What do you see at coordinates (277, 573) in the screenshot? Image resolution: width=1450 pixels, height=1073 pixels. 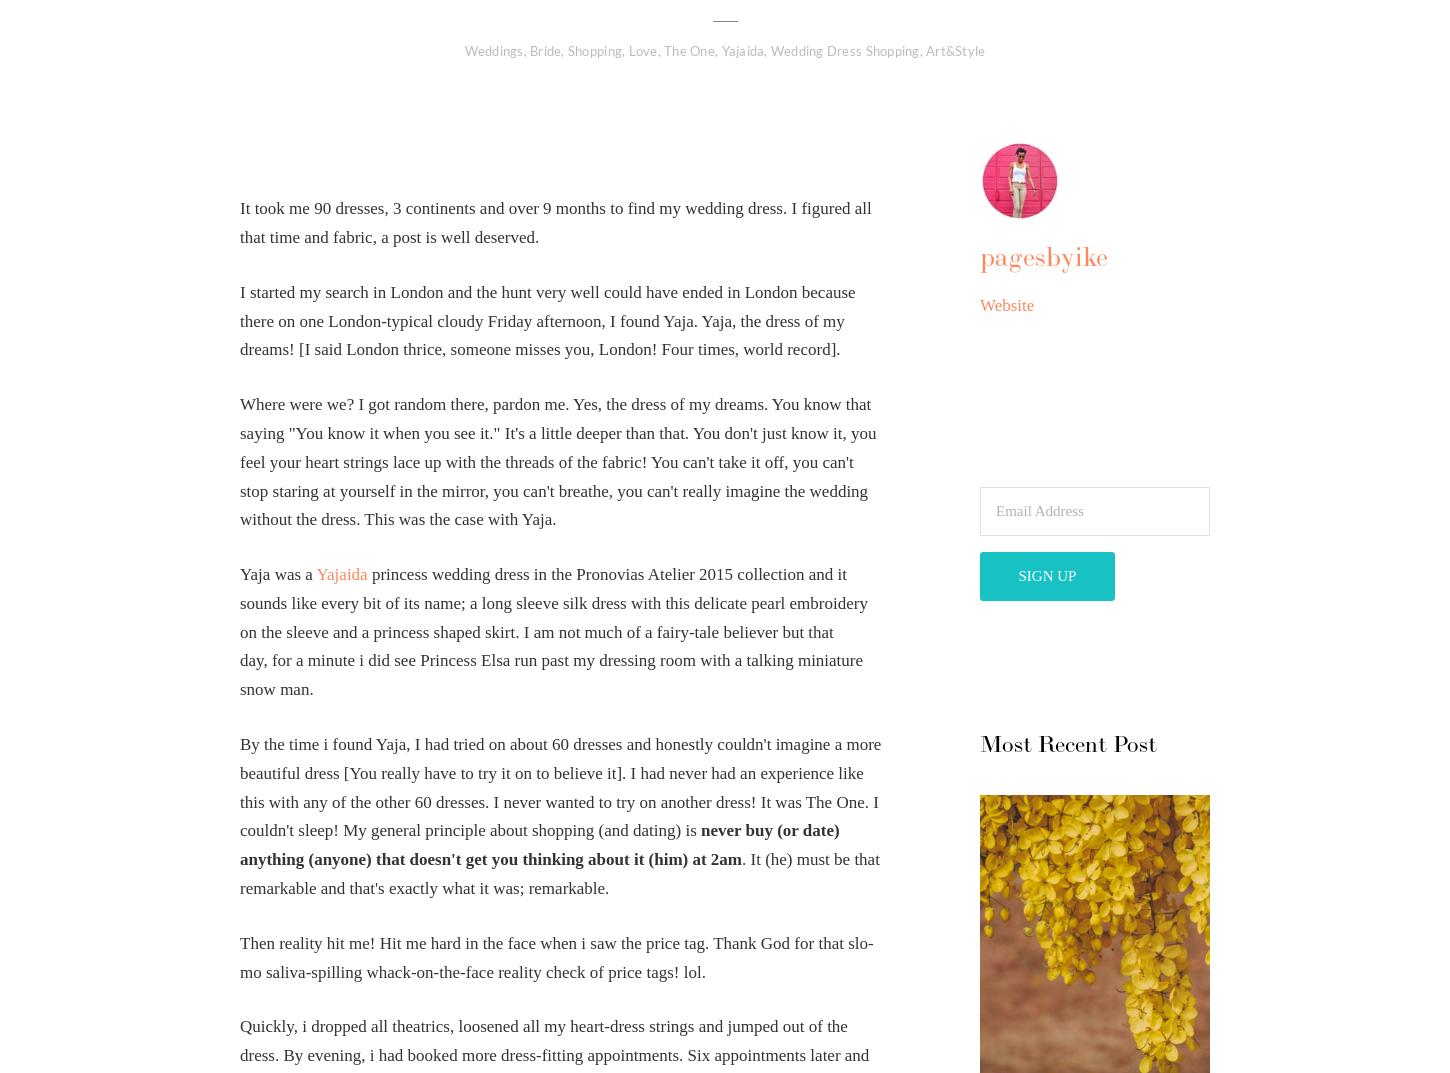 I see `'Yaja was a'` at bounding box center [277, 573].